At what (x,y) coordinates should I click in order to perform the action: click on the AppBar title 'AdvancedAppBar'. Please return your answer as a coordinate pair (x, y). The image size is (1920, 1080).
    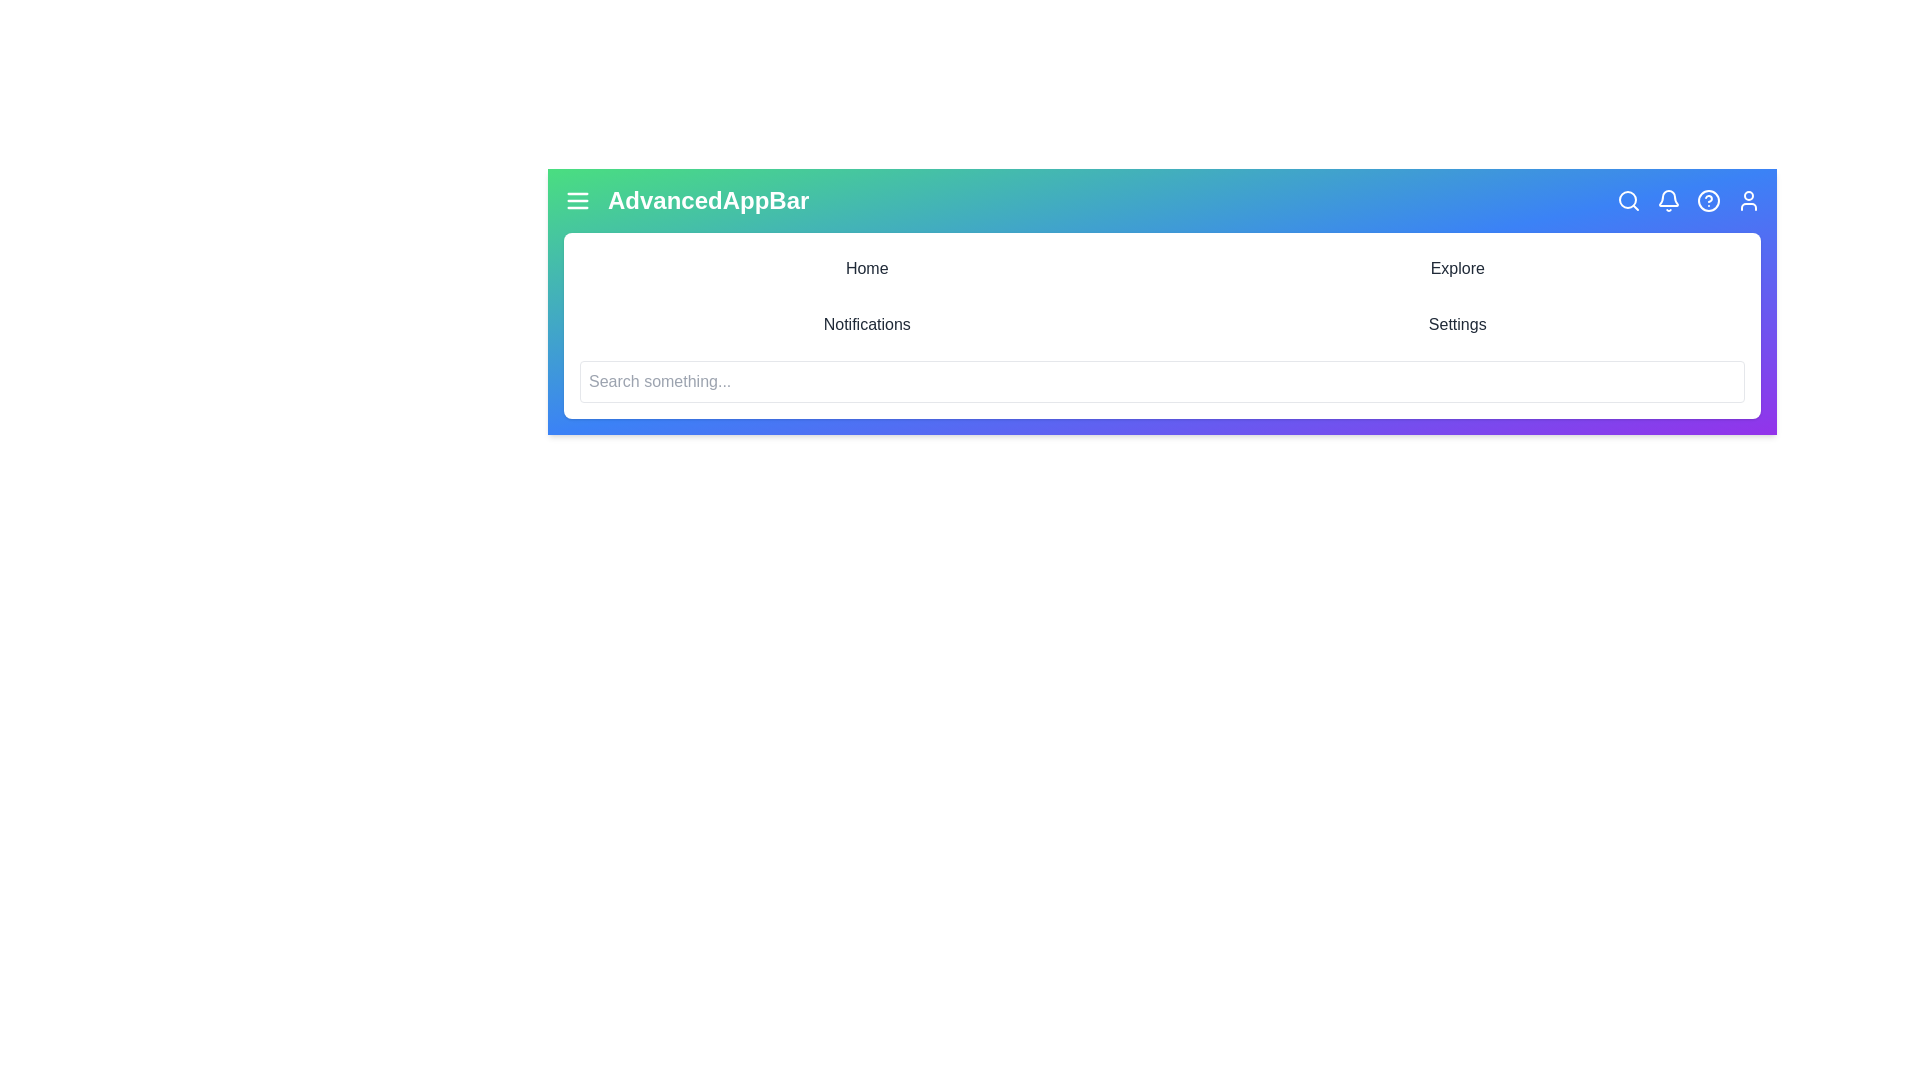
    Looking at the image, I should click on (708, 200).